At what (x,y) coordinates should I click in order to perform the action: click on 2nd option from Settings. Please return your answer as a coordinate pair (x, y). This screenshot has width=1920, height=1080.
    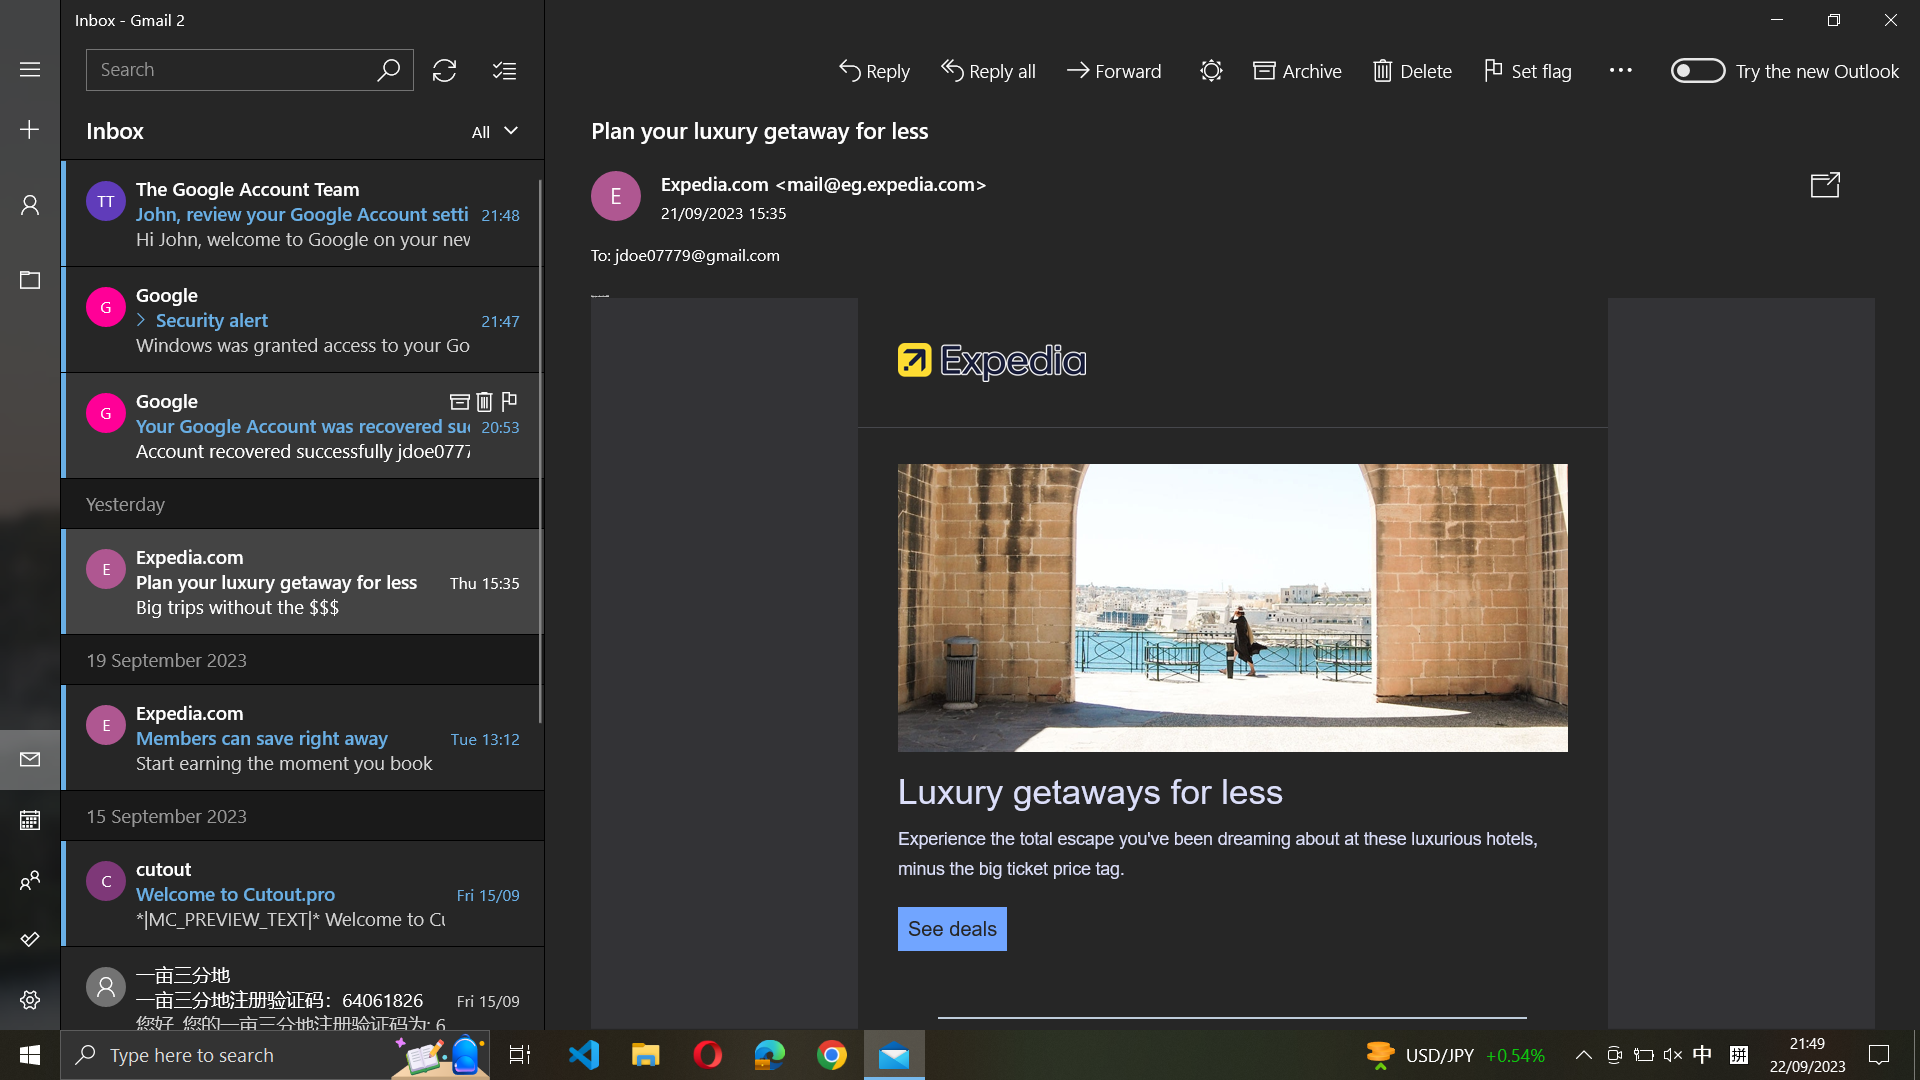
    Looking at the image, I should click on (29, 1002).